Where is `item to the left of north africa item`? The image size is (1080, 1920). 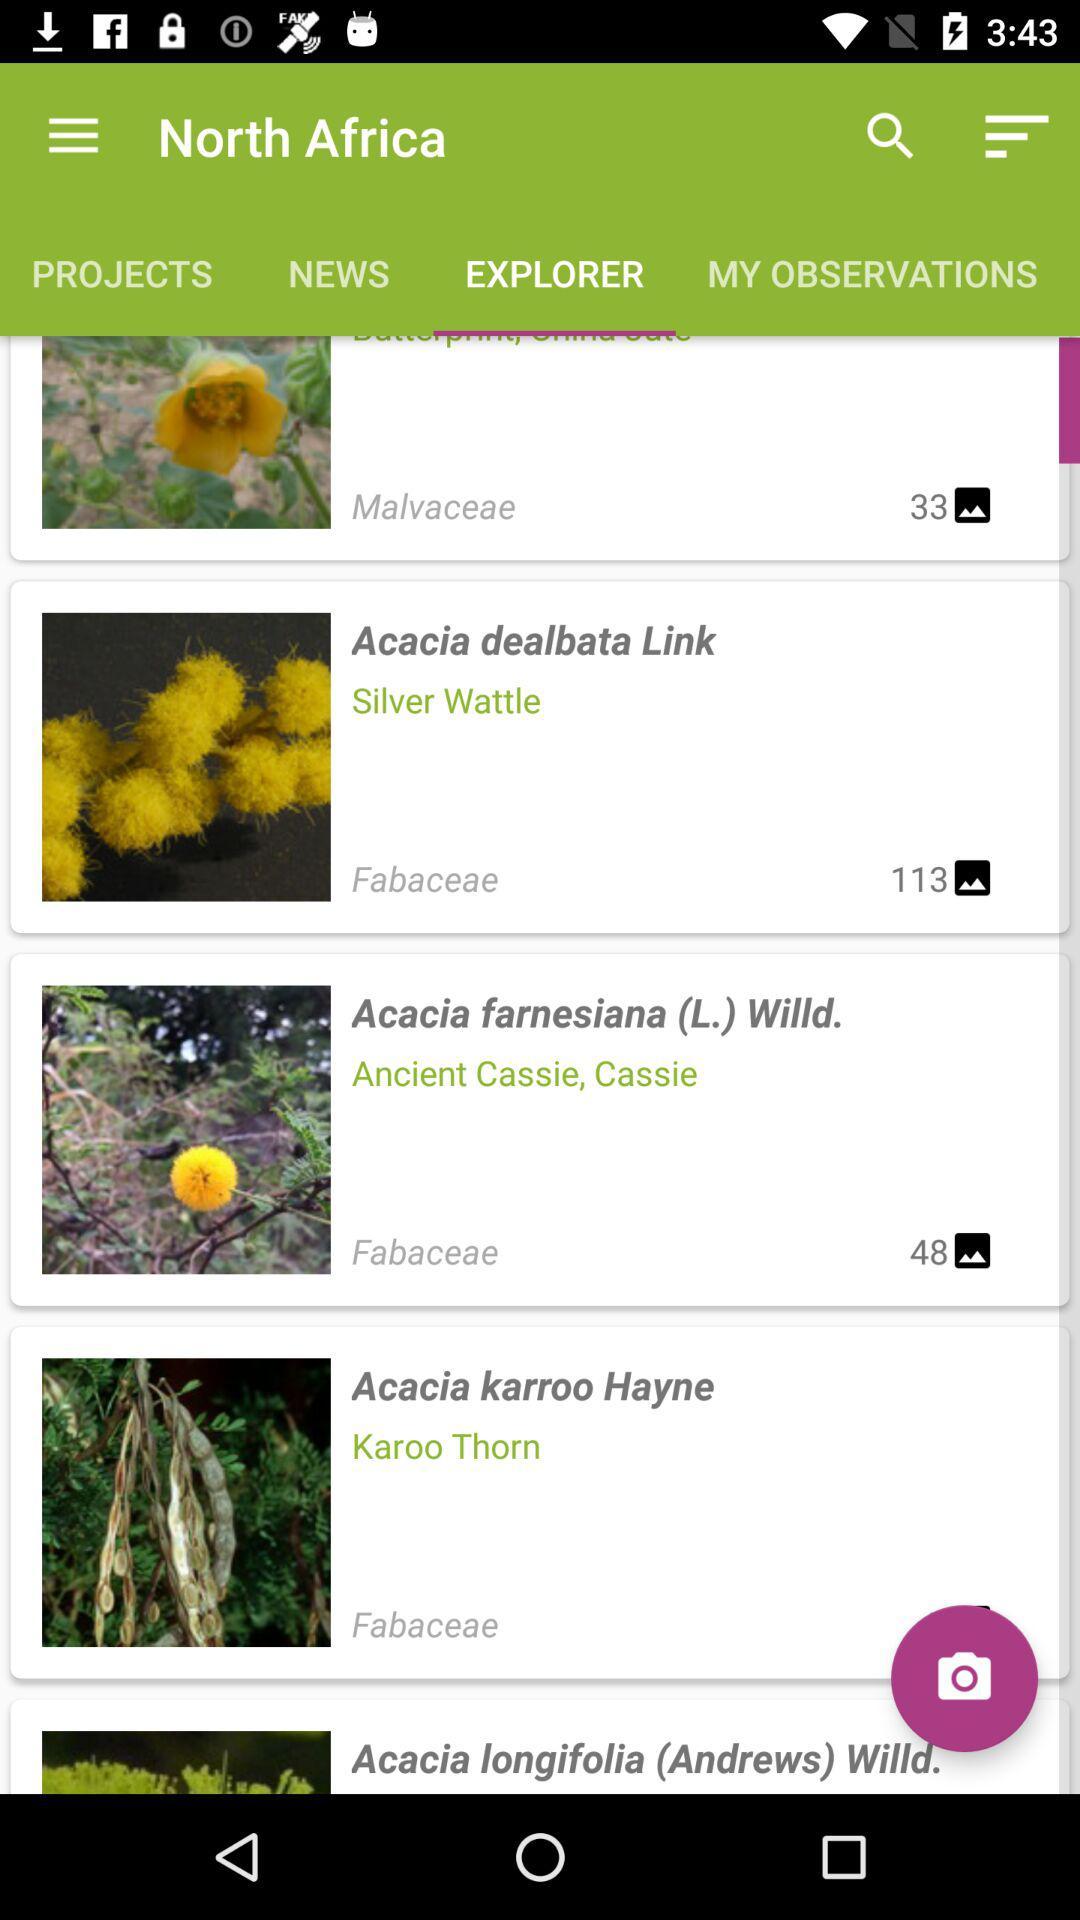 item to the left of north africa item is located at coordinates (72, 135).